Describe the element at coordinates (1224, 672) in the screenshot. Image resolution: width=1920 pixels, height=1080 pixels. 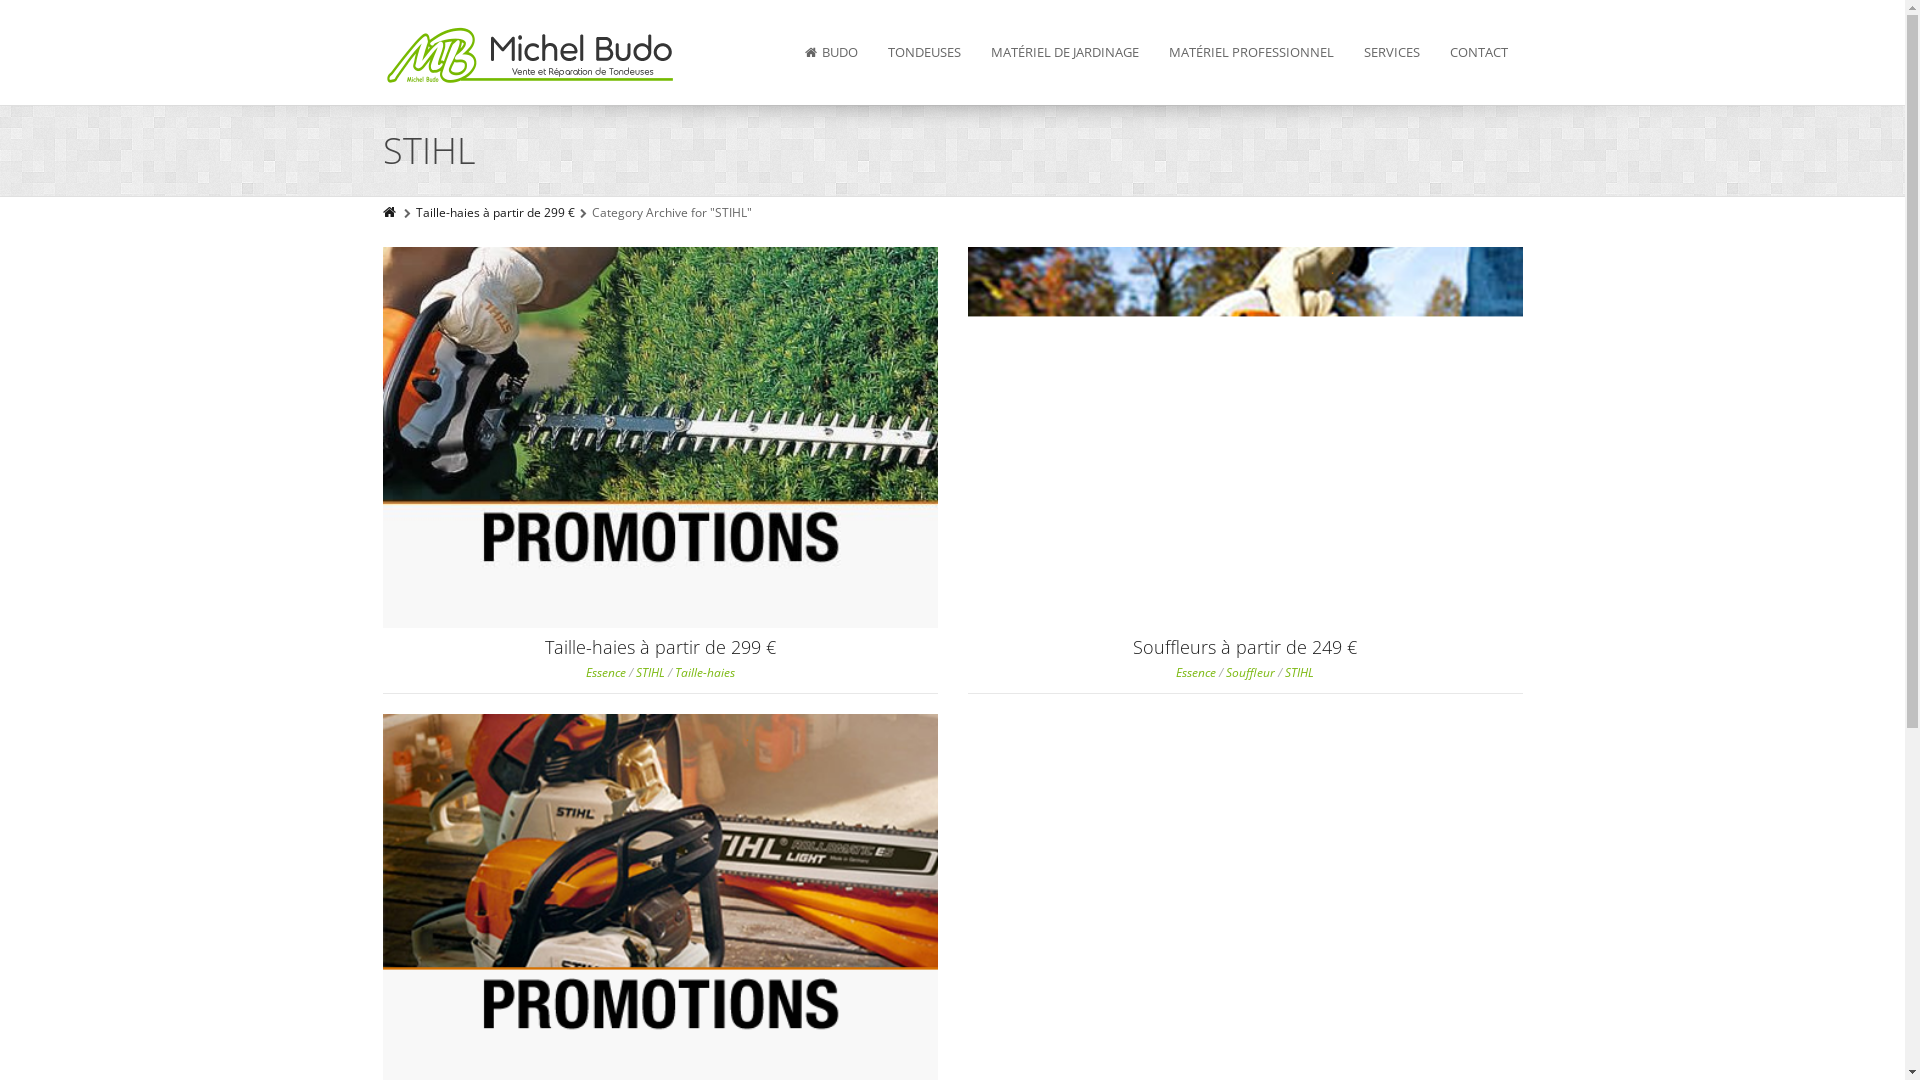
I see `'Souffleur'` at that location.